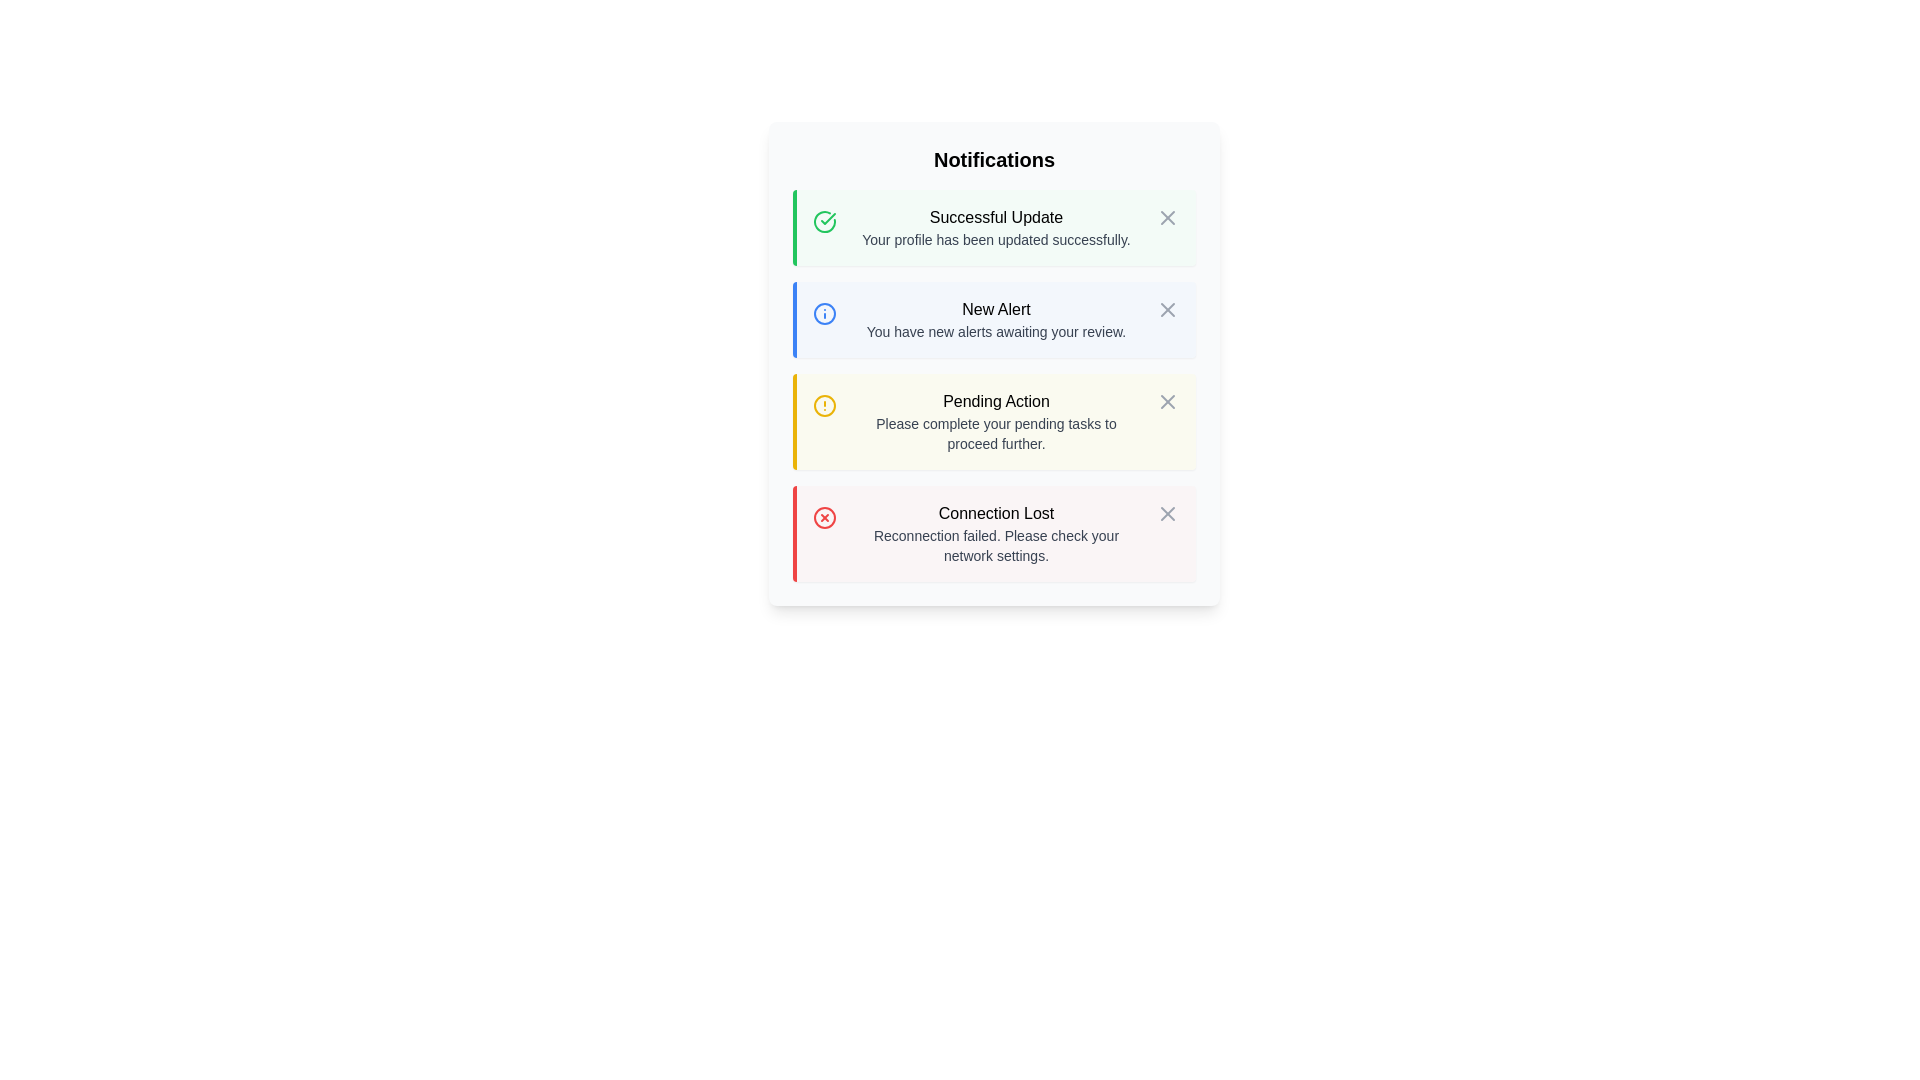  I want to click on the dismiss button icon (X) located to the right of the text 'Pending Action Please complete your pending tasks to proceed further.' on the yellow-highlighted notification to observe styling changes, so click(1167, 401).